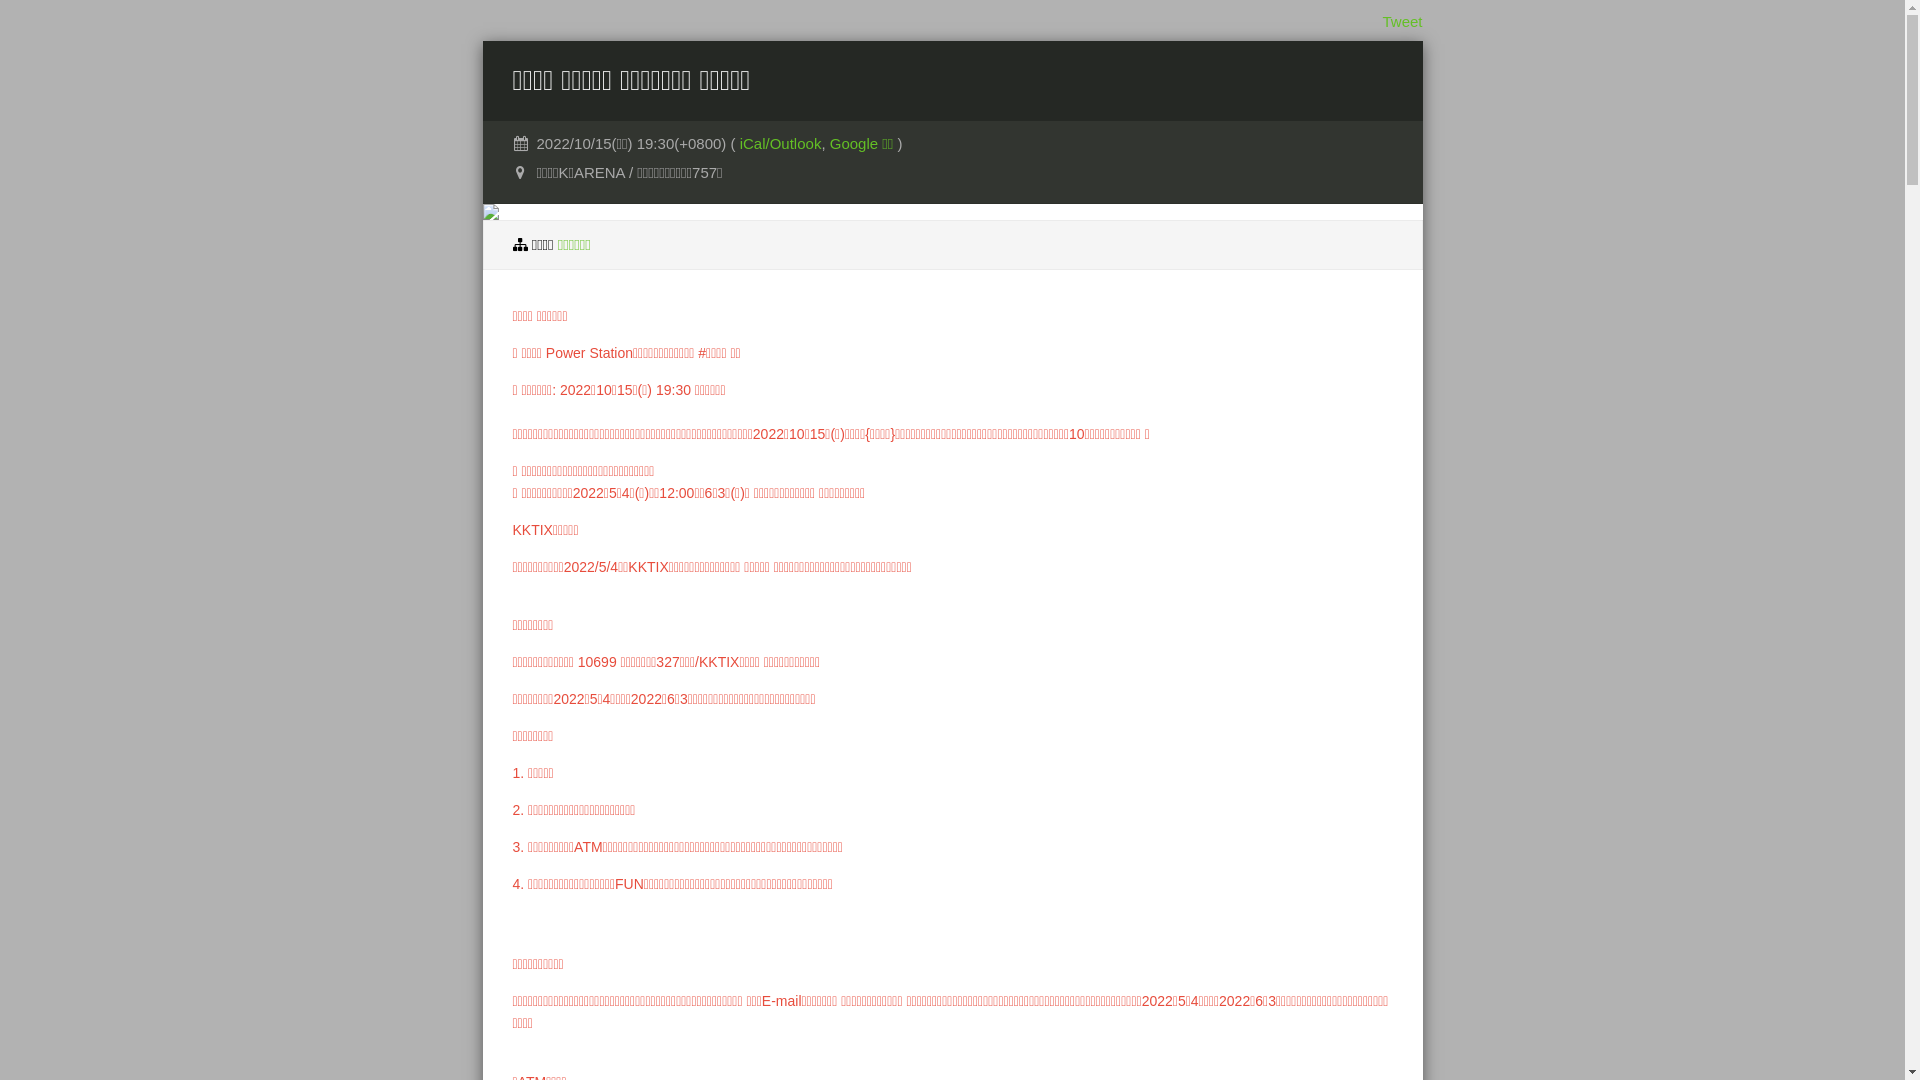 The height and width of the screenshot is (1080, 1920). I want to click on 'iCal/Outlook', so click(780, 142).